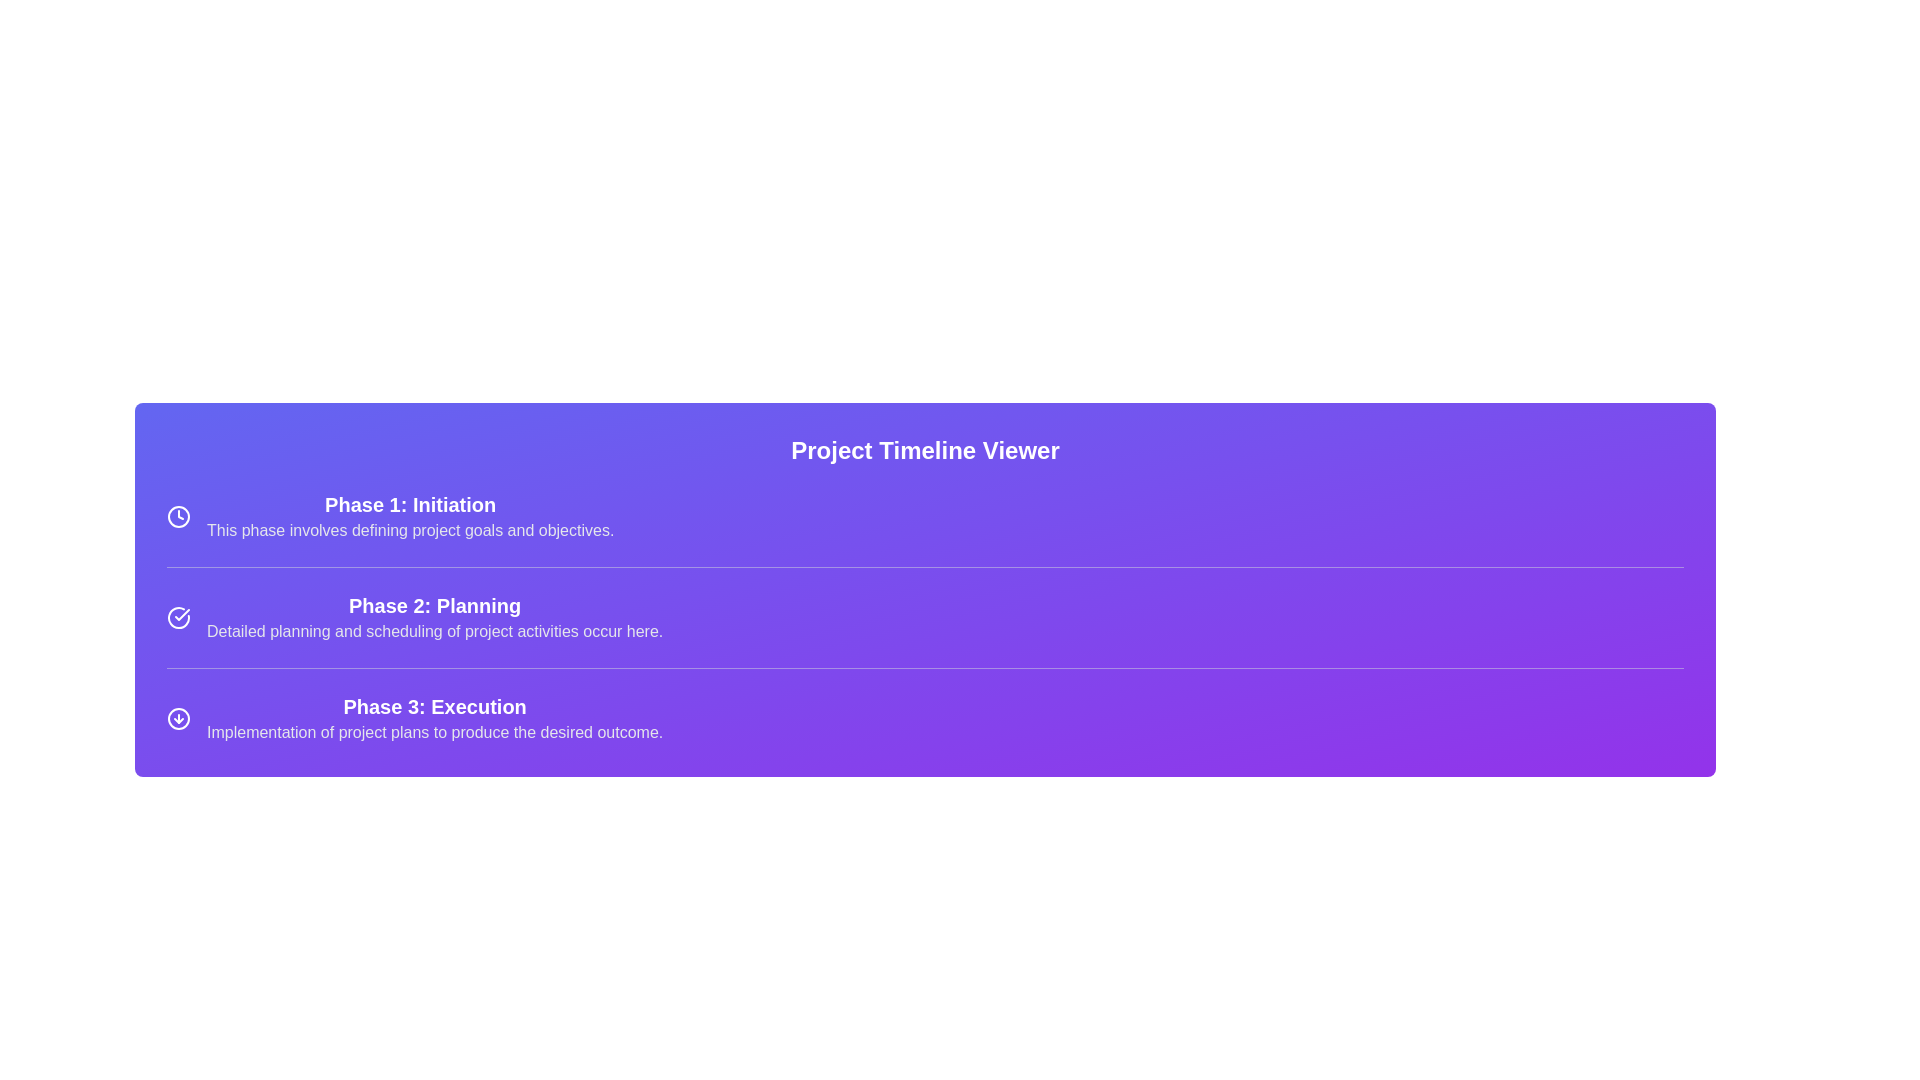 This screenshot has width=1920, height=1080. I want to click on the text display element that provides a description of the goals and objectives associated with the 'Phase 1: Initiation' section of the project timeline, so click(409, 530).